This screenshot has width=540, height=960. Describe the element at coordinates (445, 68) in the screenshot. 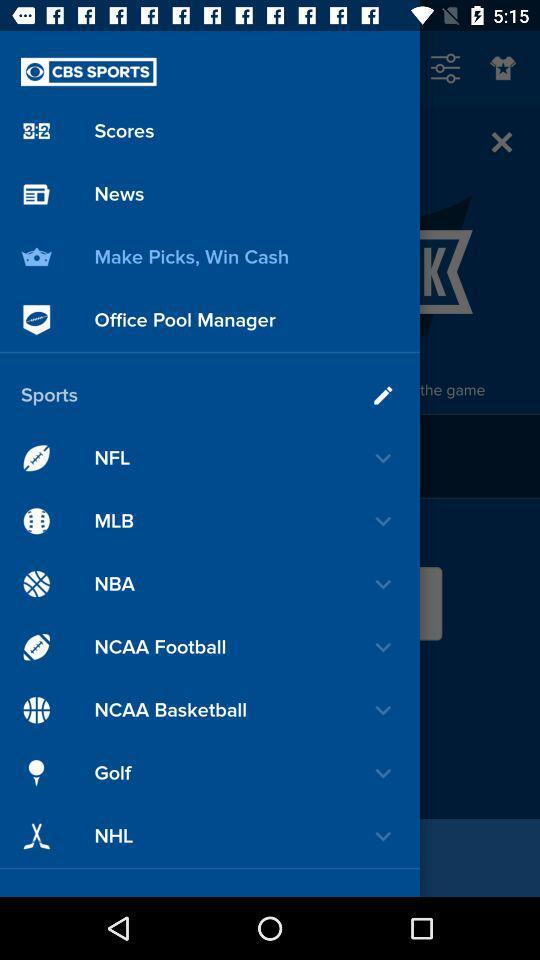

I see `the sliders icon` at that location.